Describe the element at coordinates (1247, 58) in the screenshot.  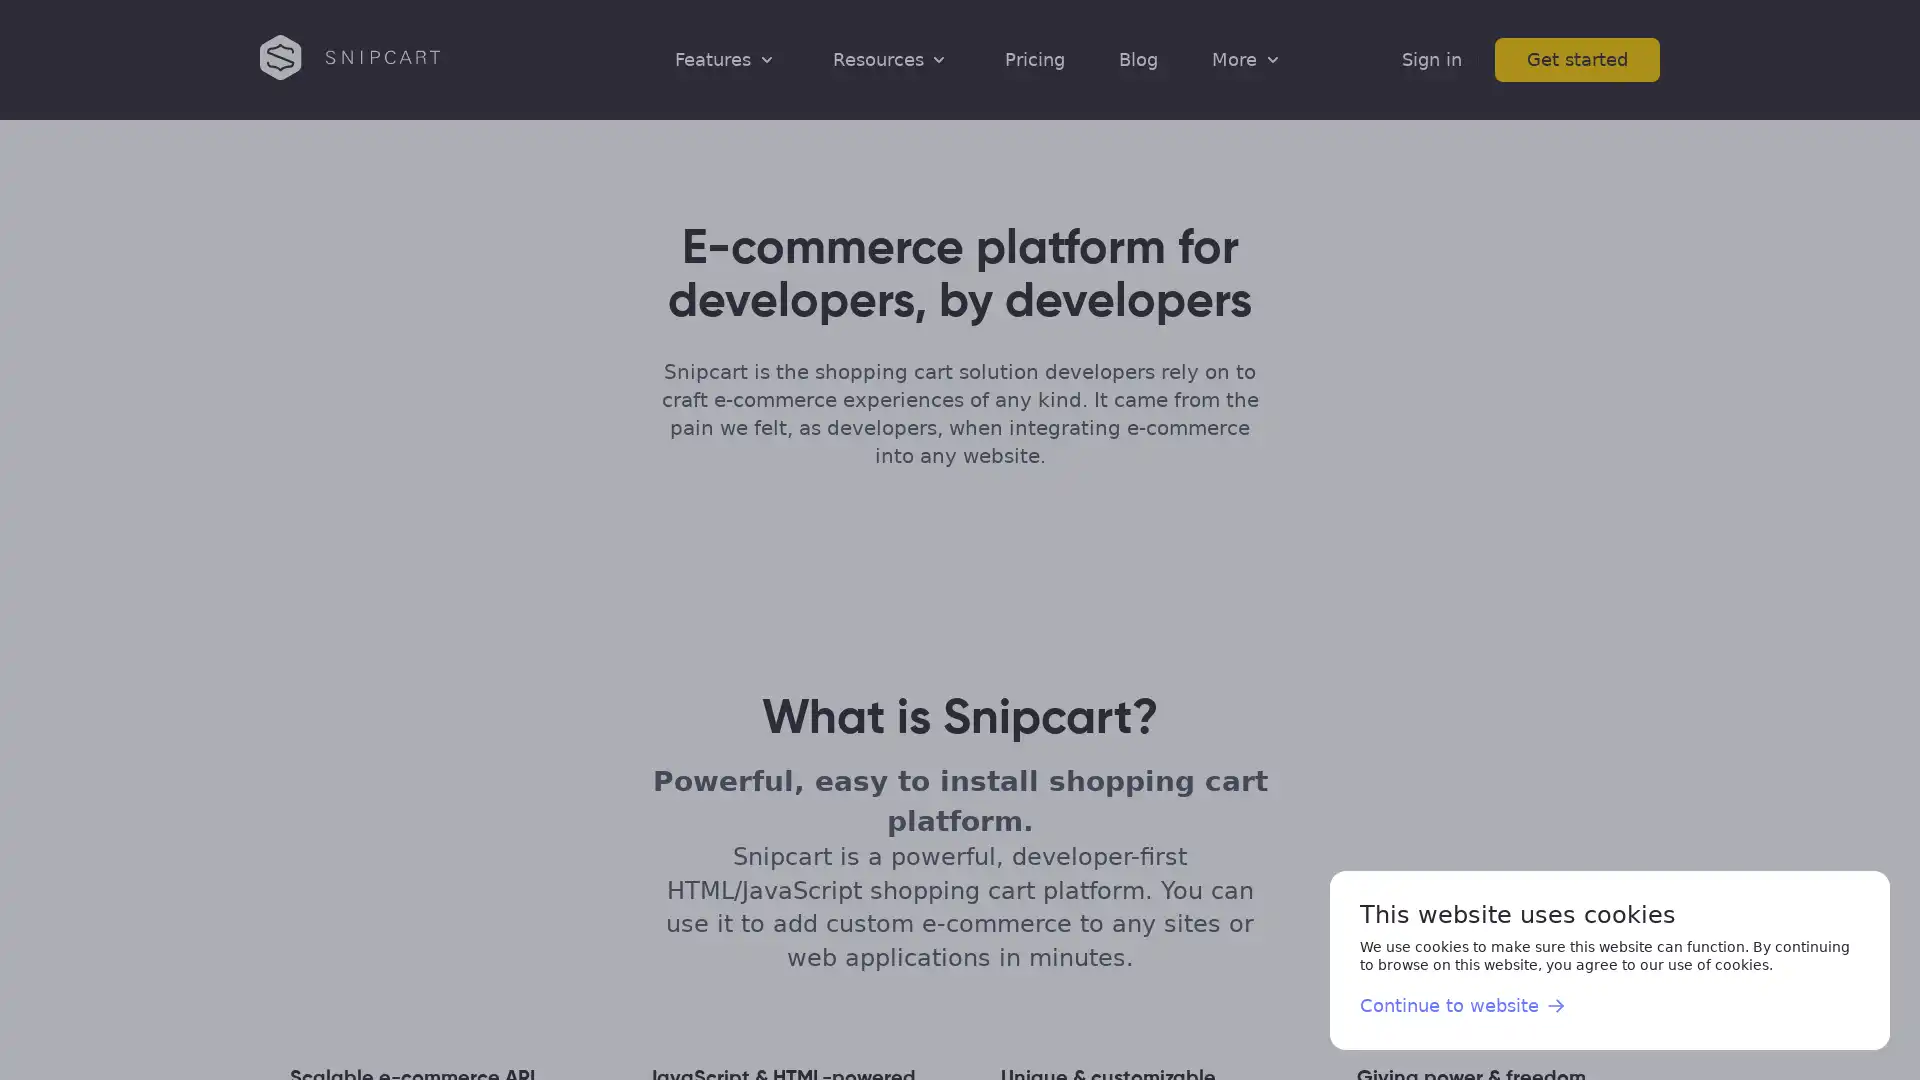
I see `More` at that location.